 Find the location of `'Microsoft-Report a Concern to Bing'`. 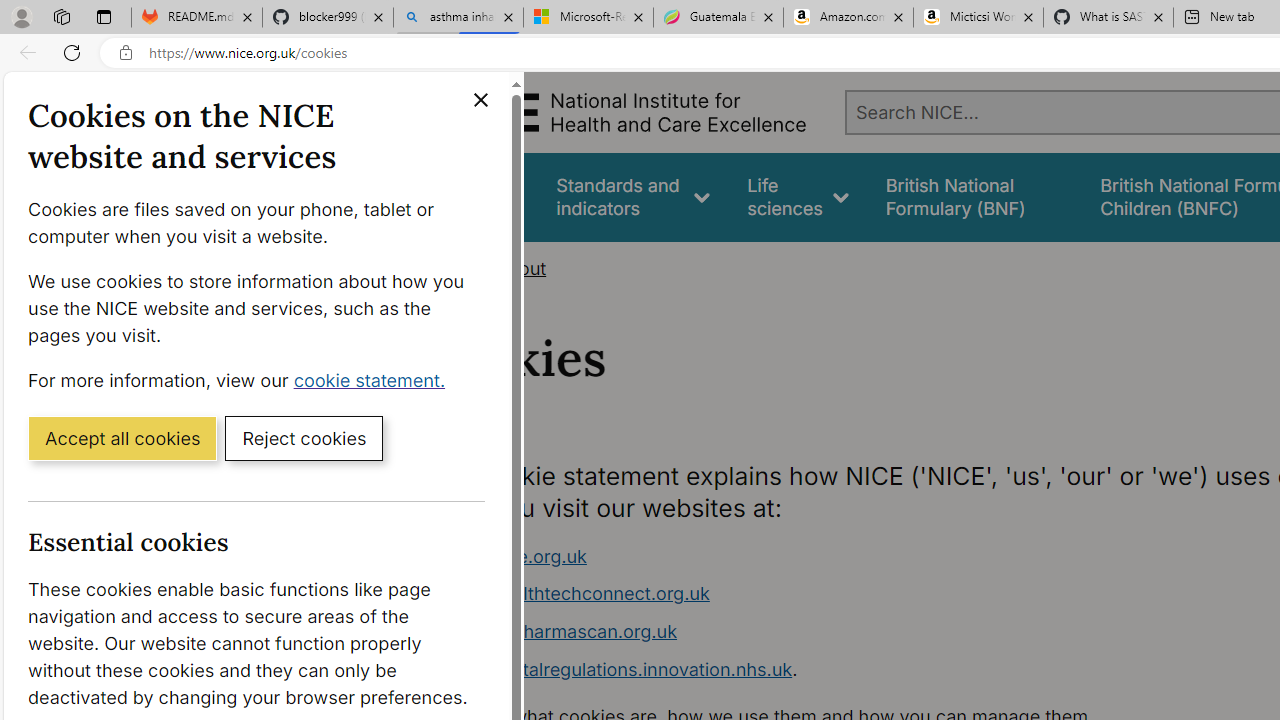

'Microsoft-Report a Concern to Bing' is located at coordinates (587, 17).